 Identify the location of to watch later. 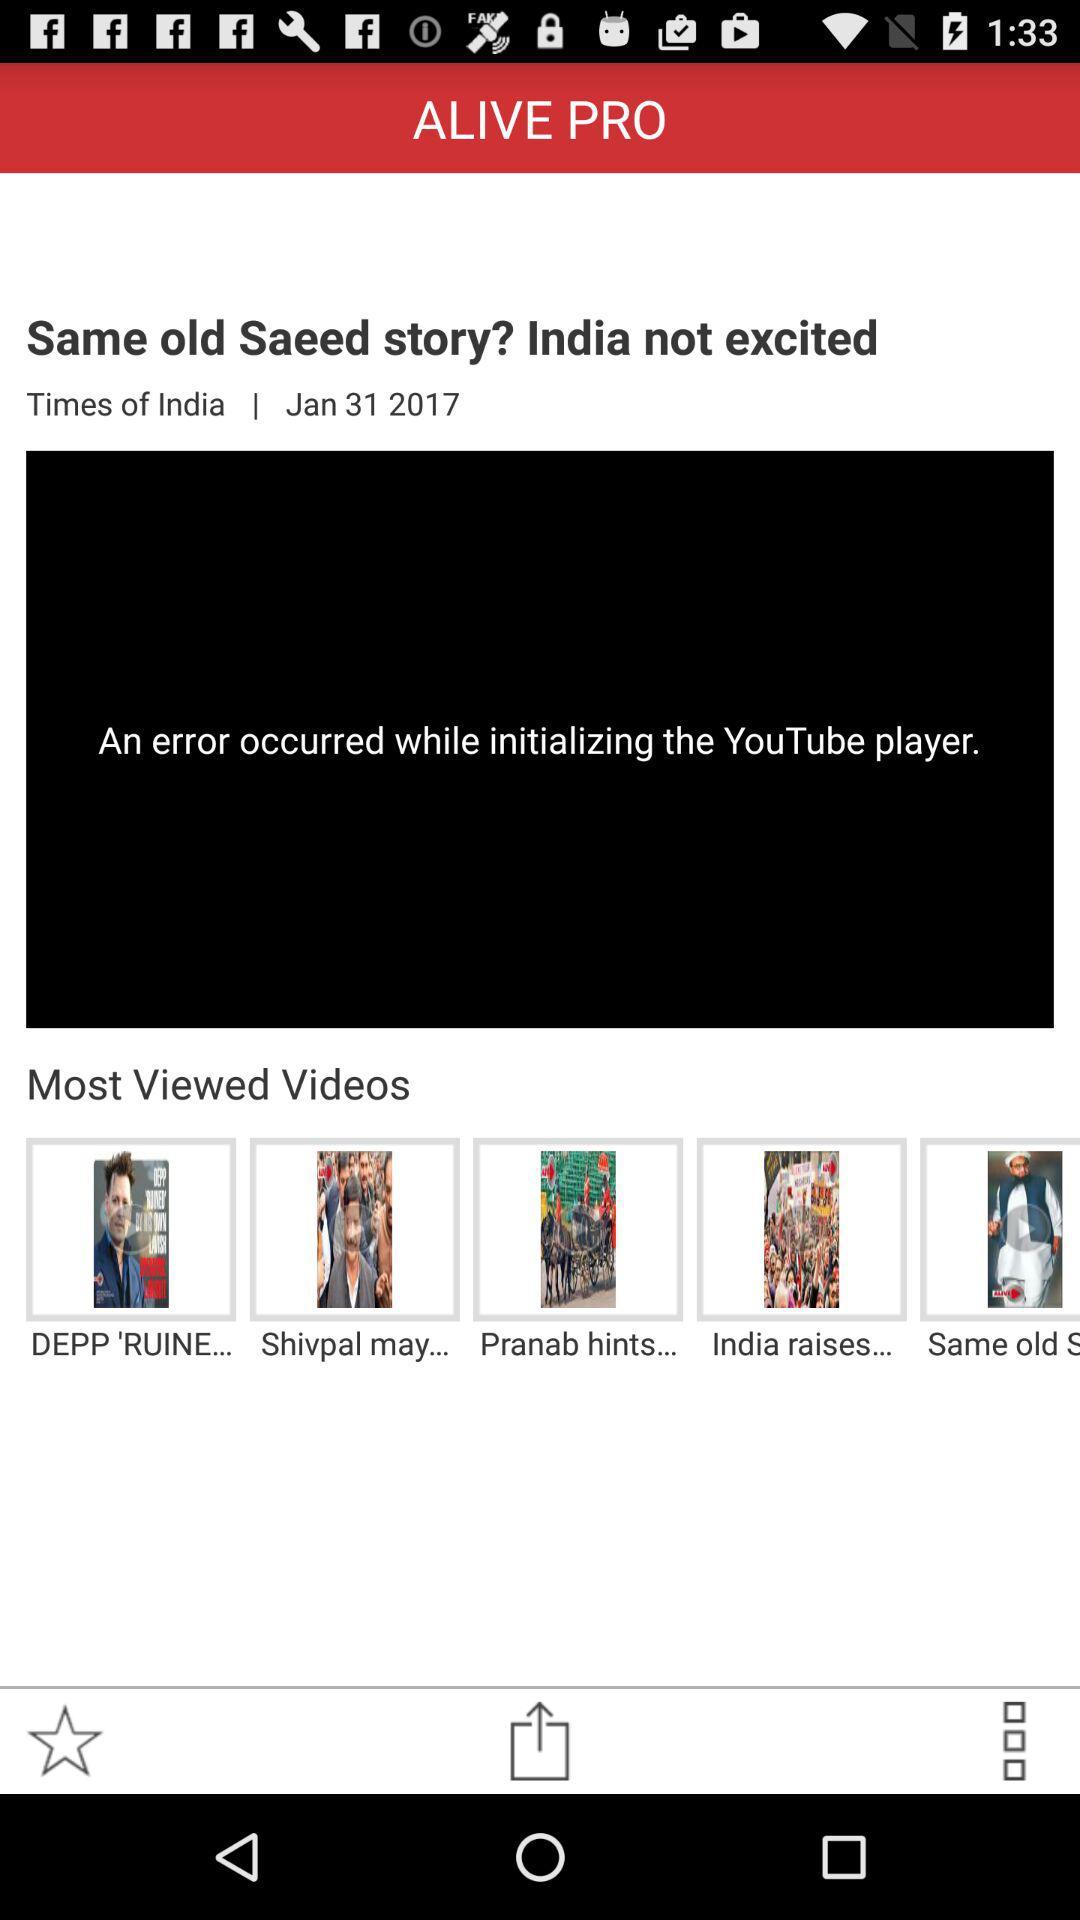
(1014, 1740).